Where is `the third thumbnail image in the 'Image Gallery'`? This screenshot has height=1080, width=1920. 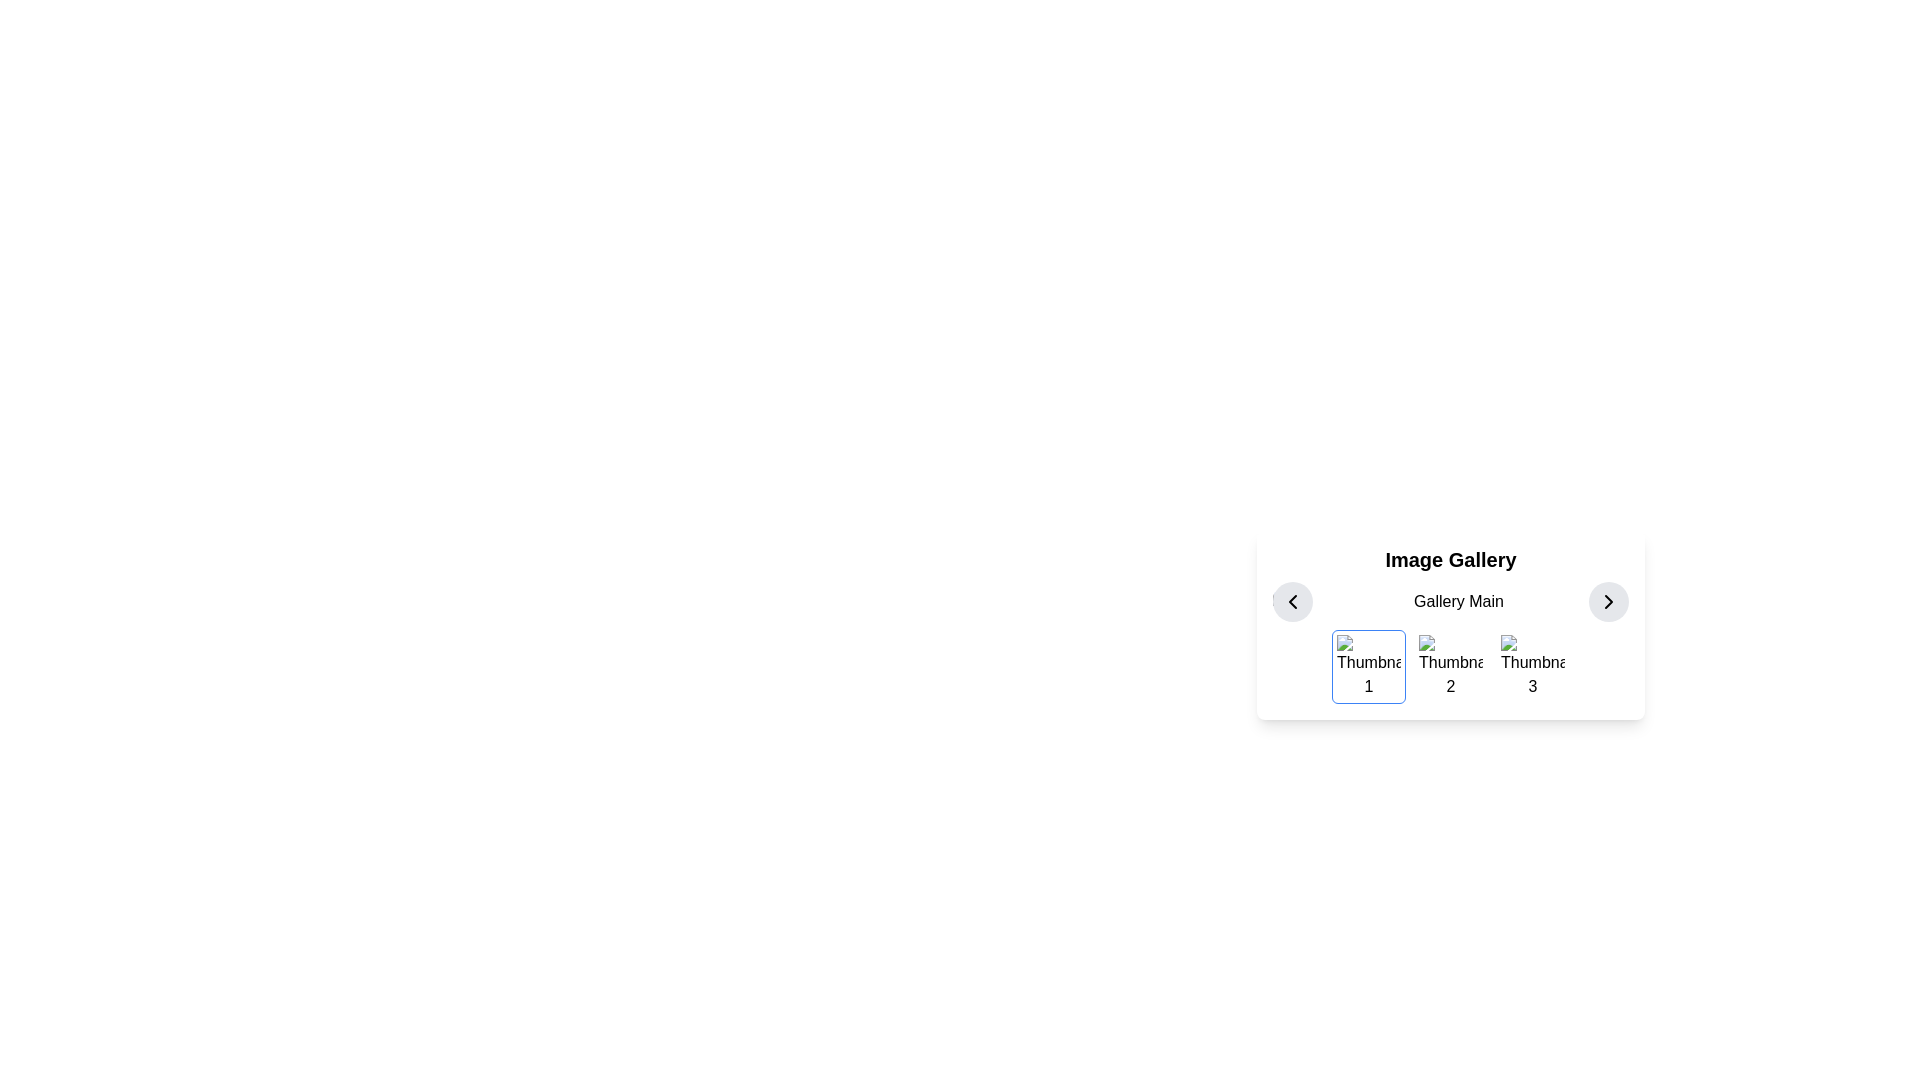
the third thumbnail image in the 'Image Gallery' is located at coordinates (1531, 667).